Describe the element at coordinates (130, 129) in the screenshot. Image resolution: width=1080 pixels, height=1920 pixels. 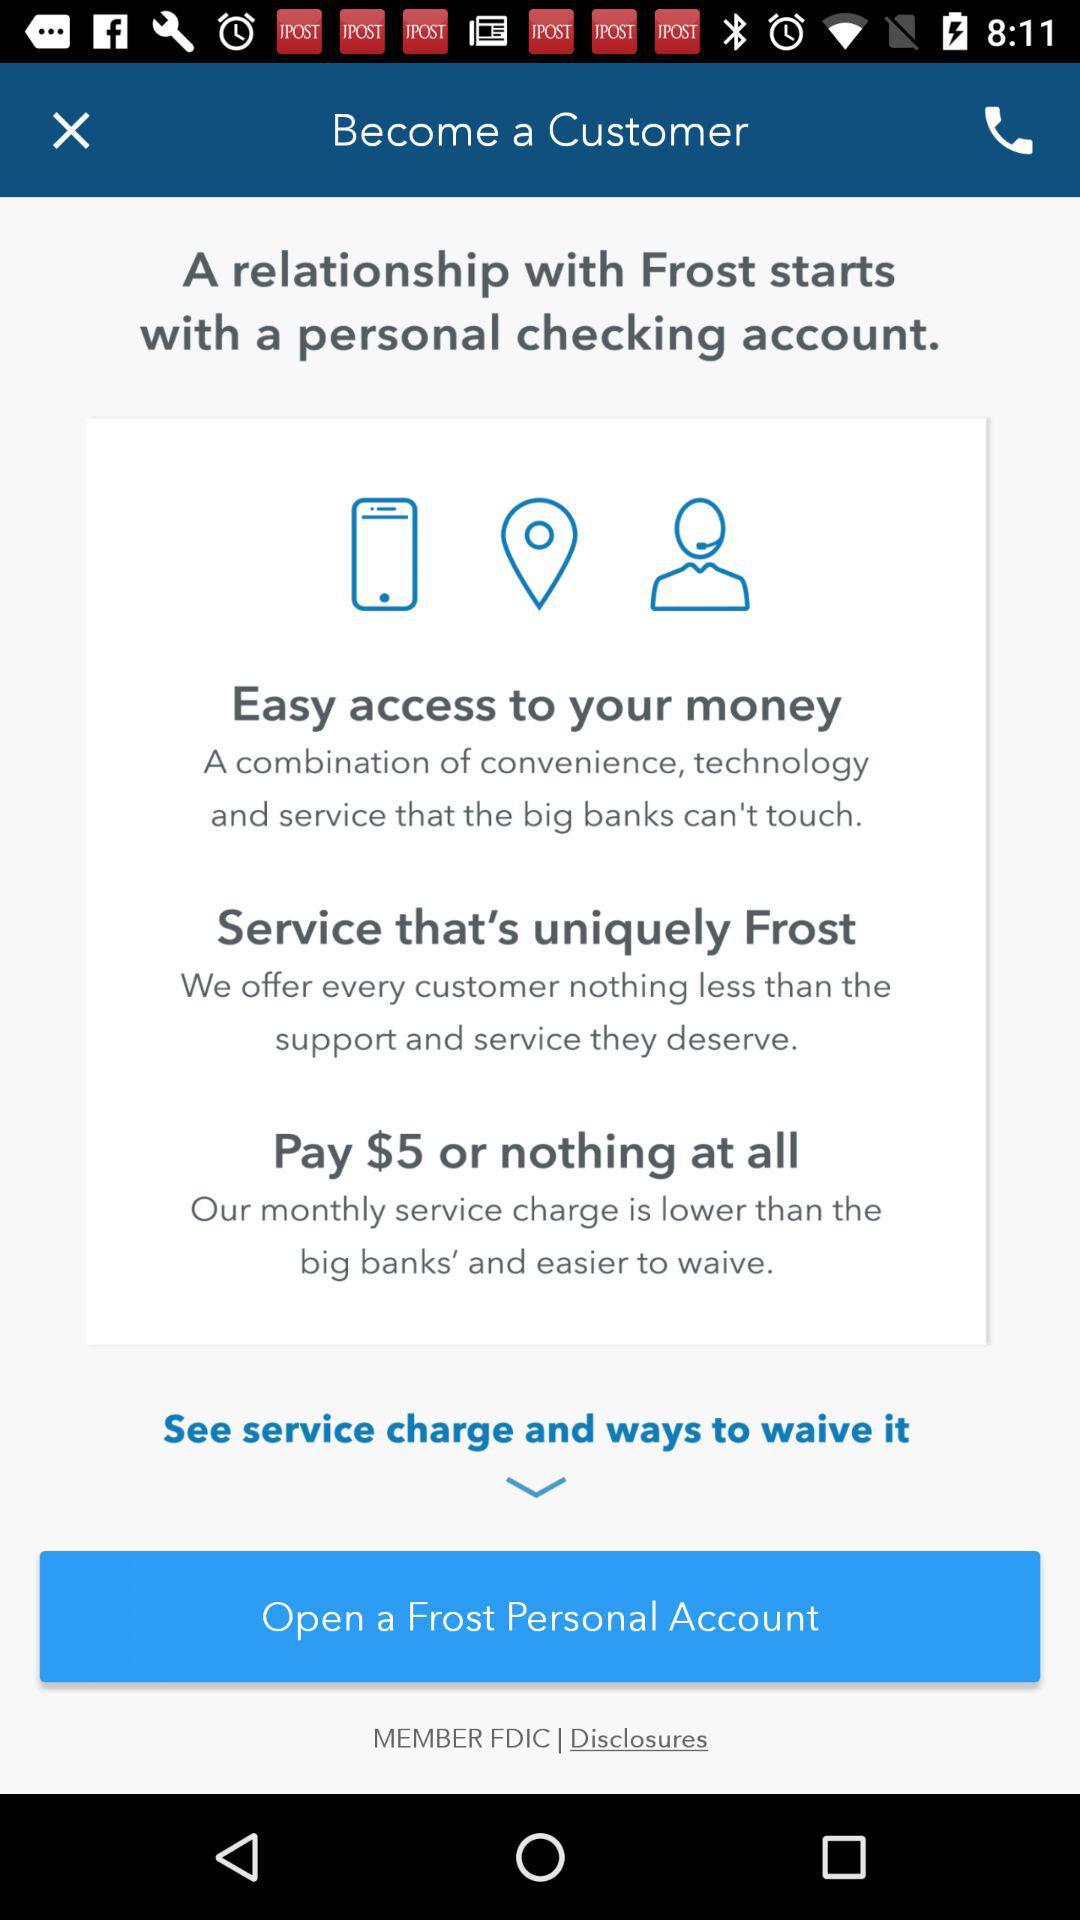
I see `the close icon` at that location.